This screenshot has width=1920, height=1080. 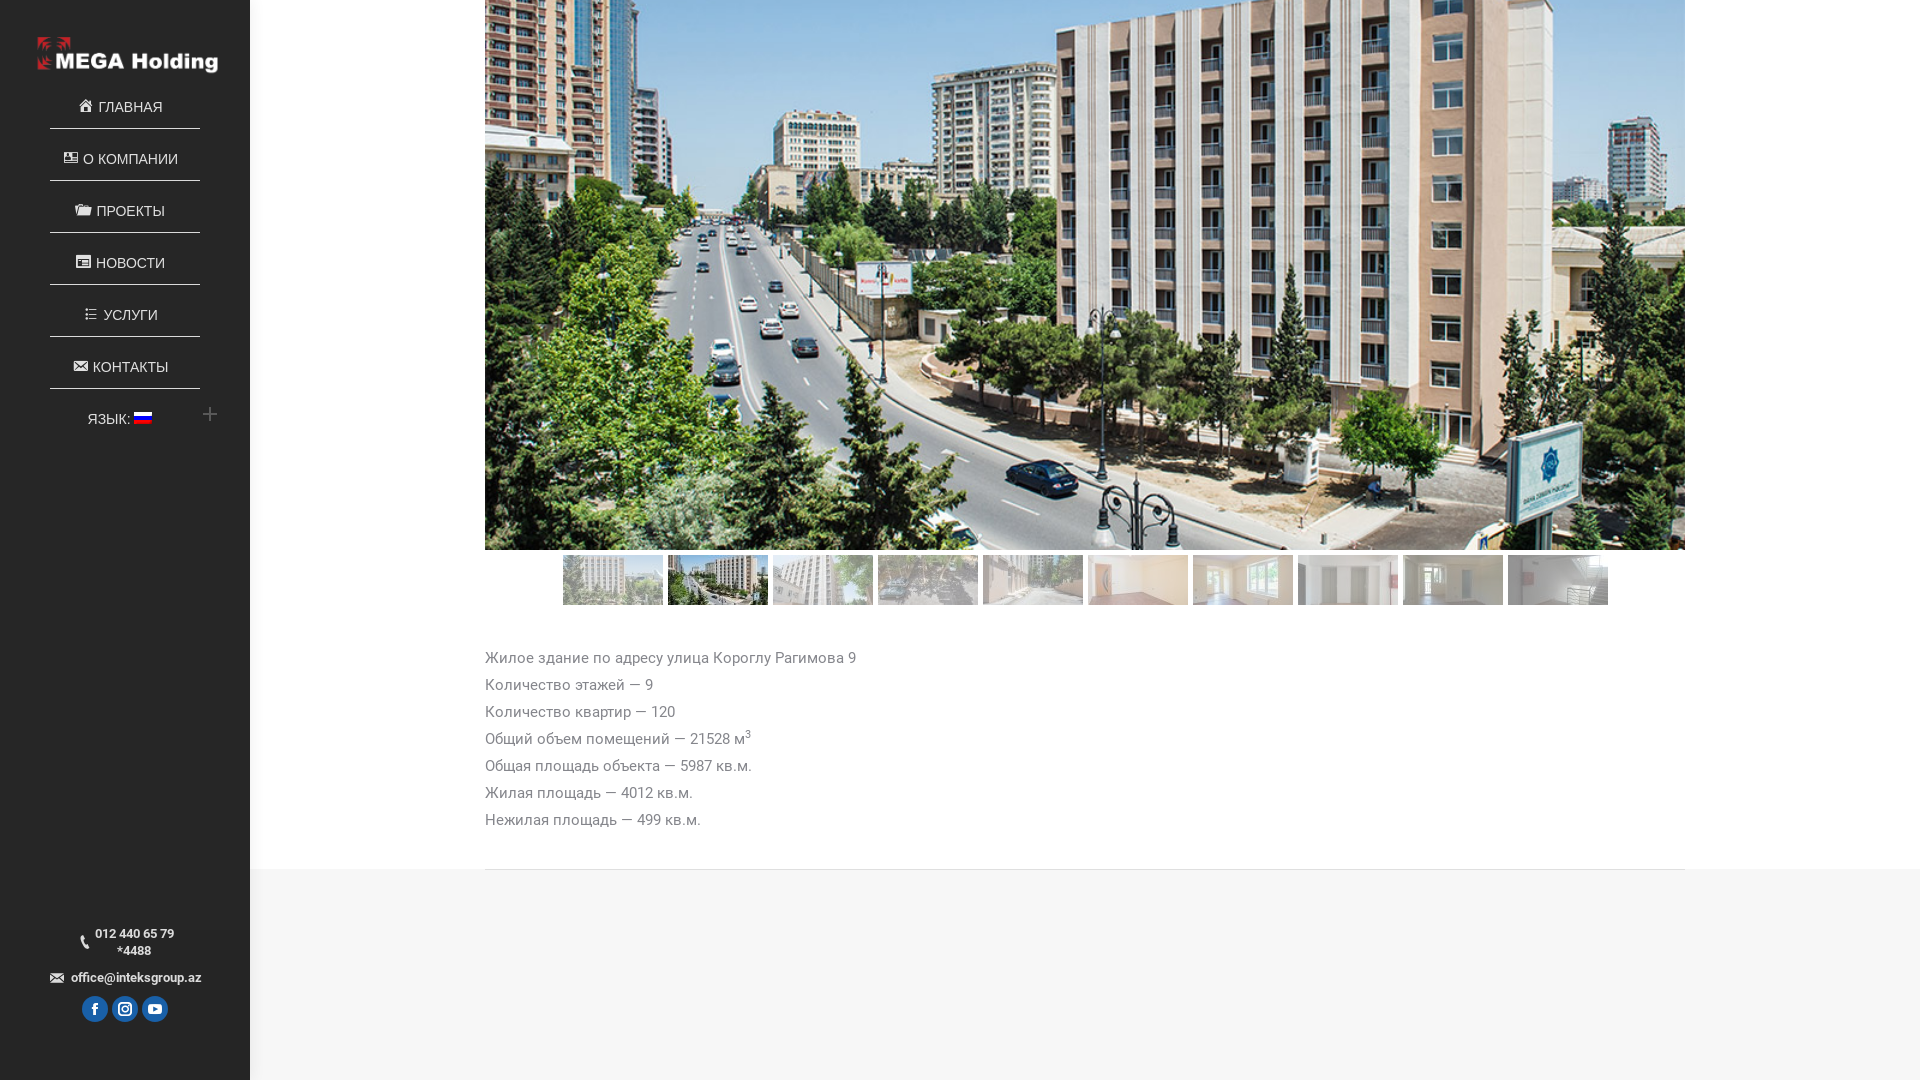 I want to click on 'Facebook', so click(x=94, y=1009).